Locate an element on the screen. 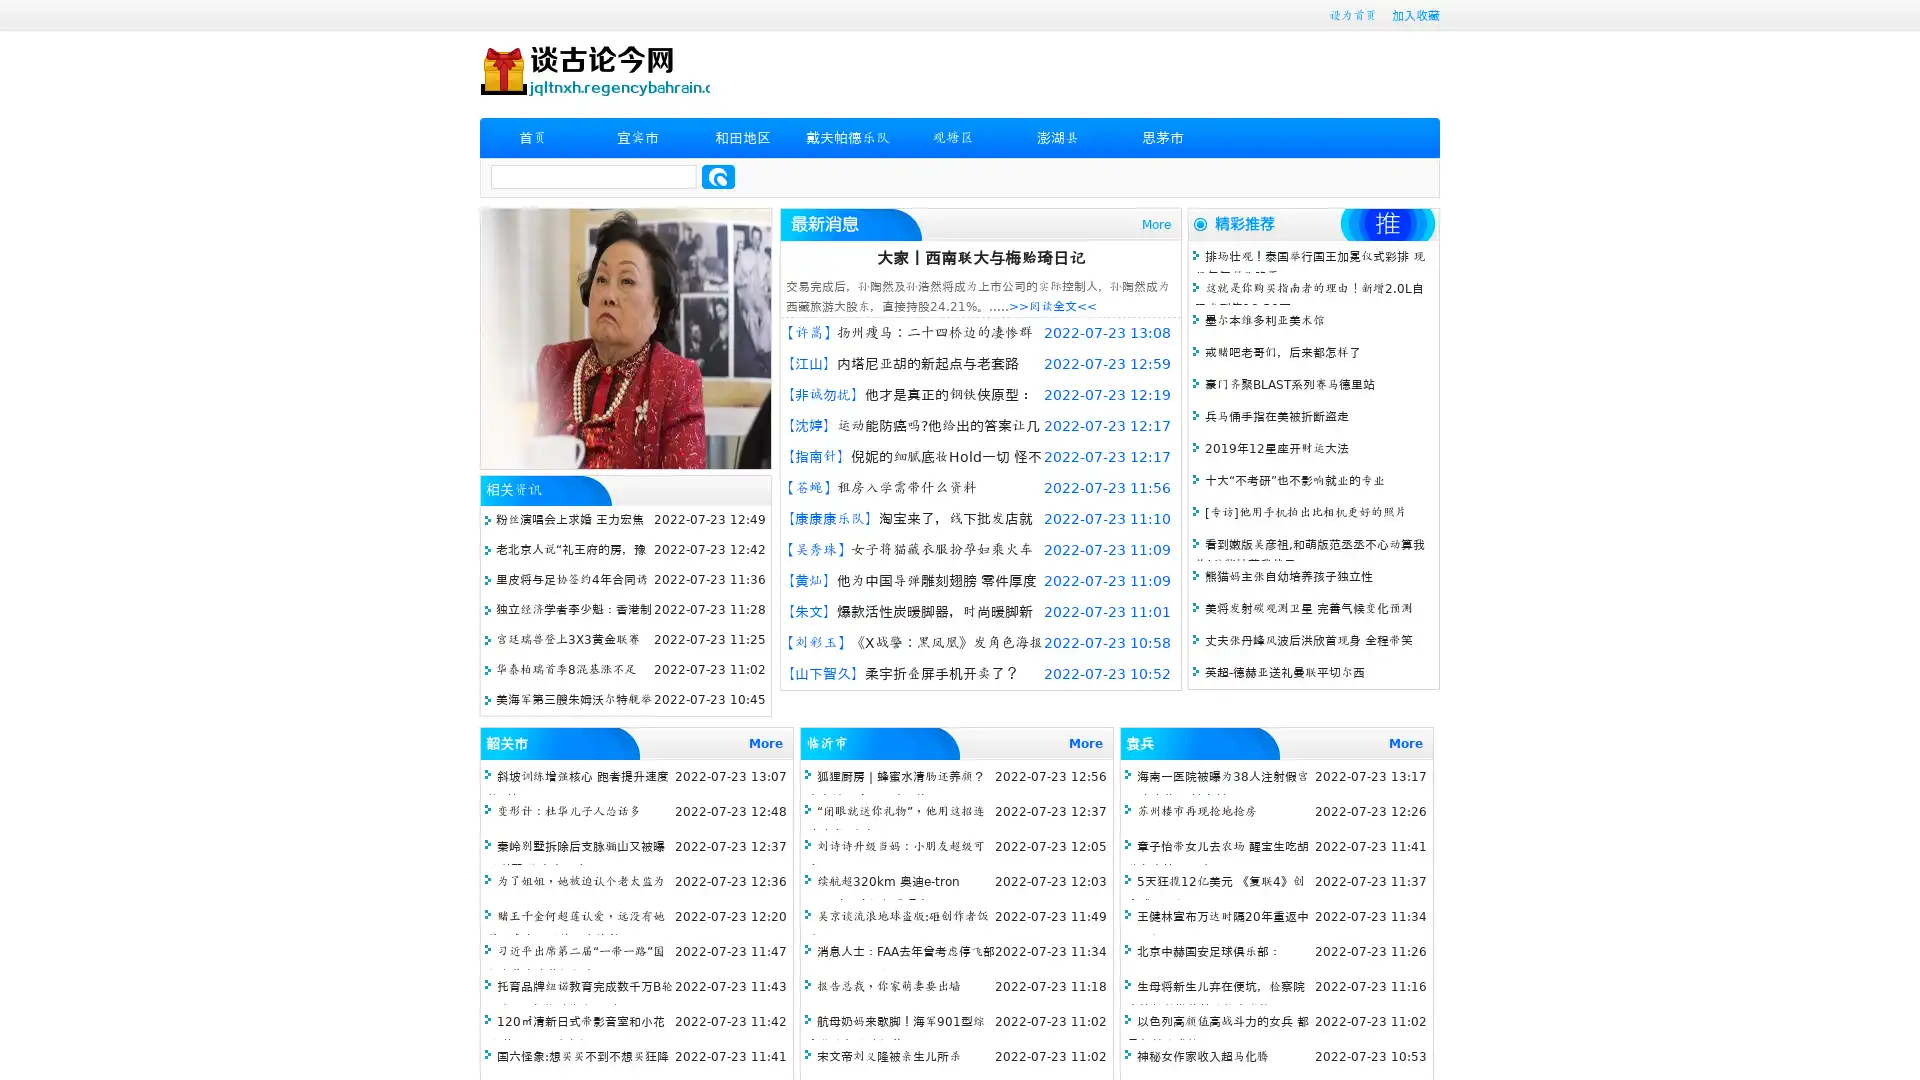 This screenshot has width=1920, height=1080. Search is located at coordinates (718, 176).